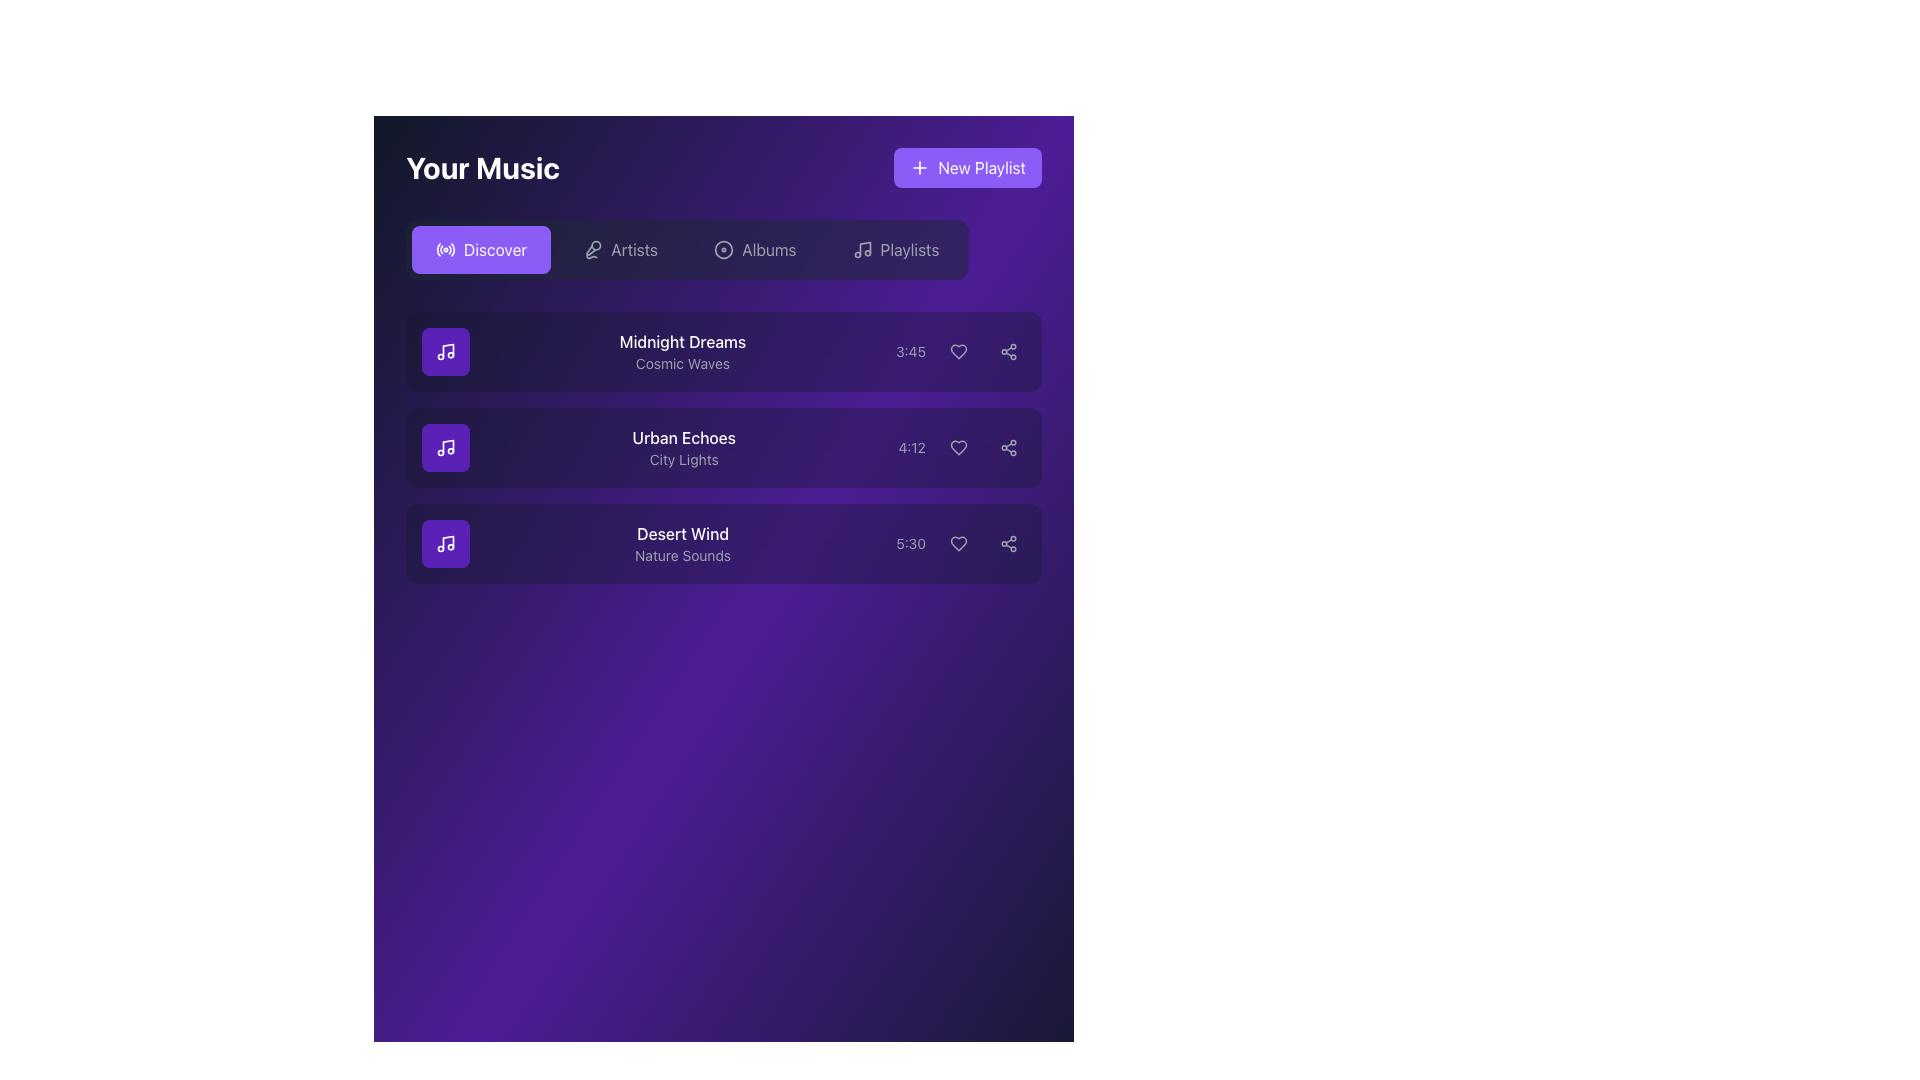 The width and height of the screenshot is (1920, 1080). What do you see at coordinates (633, 249) in the screenshot?
I see `the 'Artists' Text Label in the horizontal navigation menu of the 'Your Music' section` at bounding box center [633, 249].